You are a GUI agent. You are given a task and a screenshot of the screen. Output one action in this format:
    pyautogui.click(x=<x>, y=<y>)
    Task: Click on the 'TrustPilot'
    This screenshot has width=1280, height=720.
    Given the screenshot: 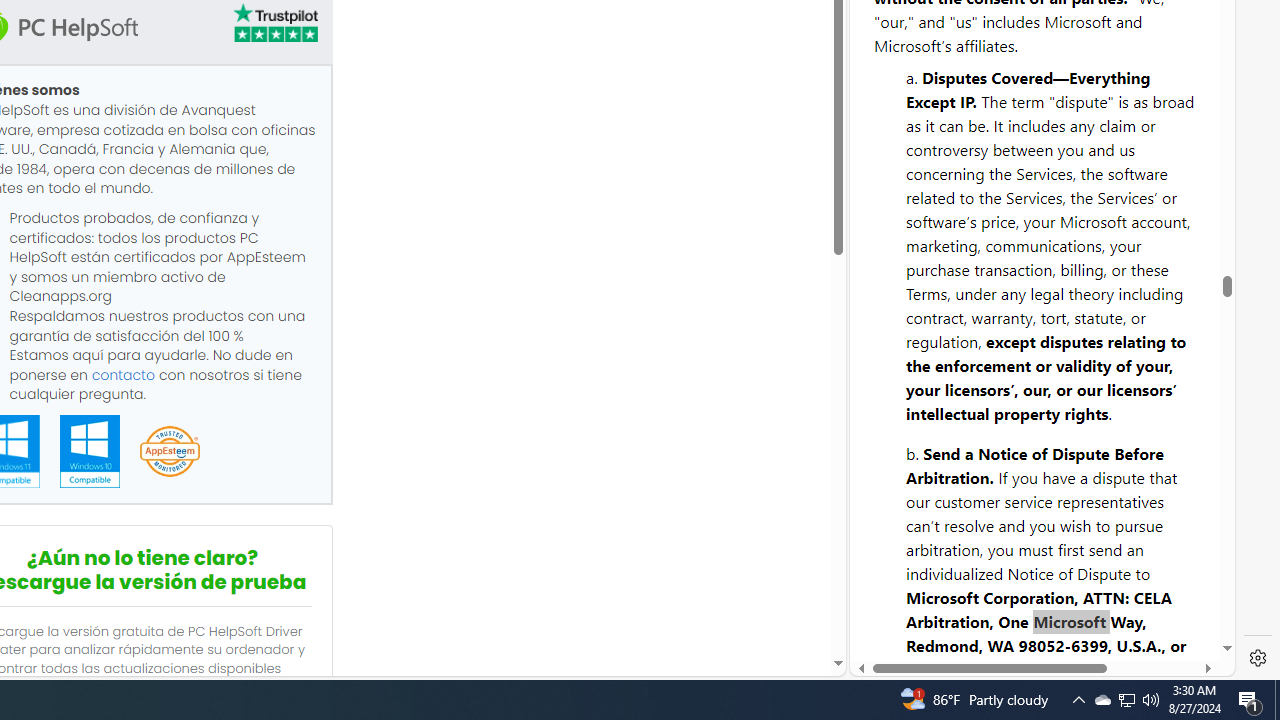 What is the action you would take?
    pyautogui.click(x=273, y=26)
    